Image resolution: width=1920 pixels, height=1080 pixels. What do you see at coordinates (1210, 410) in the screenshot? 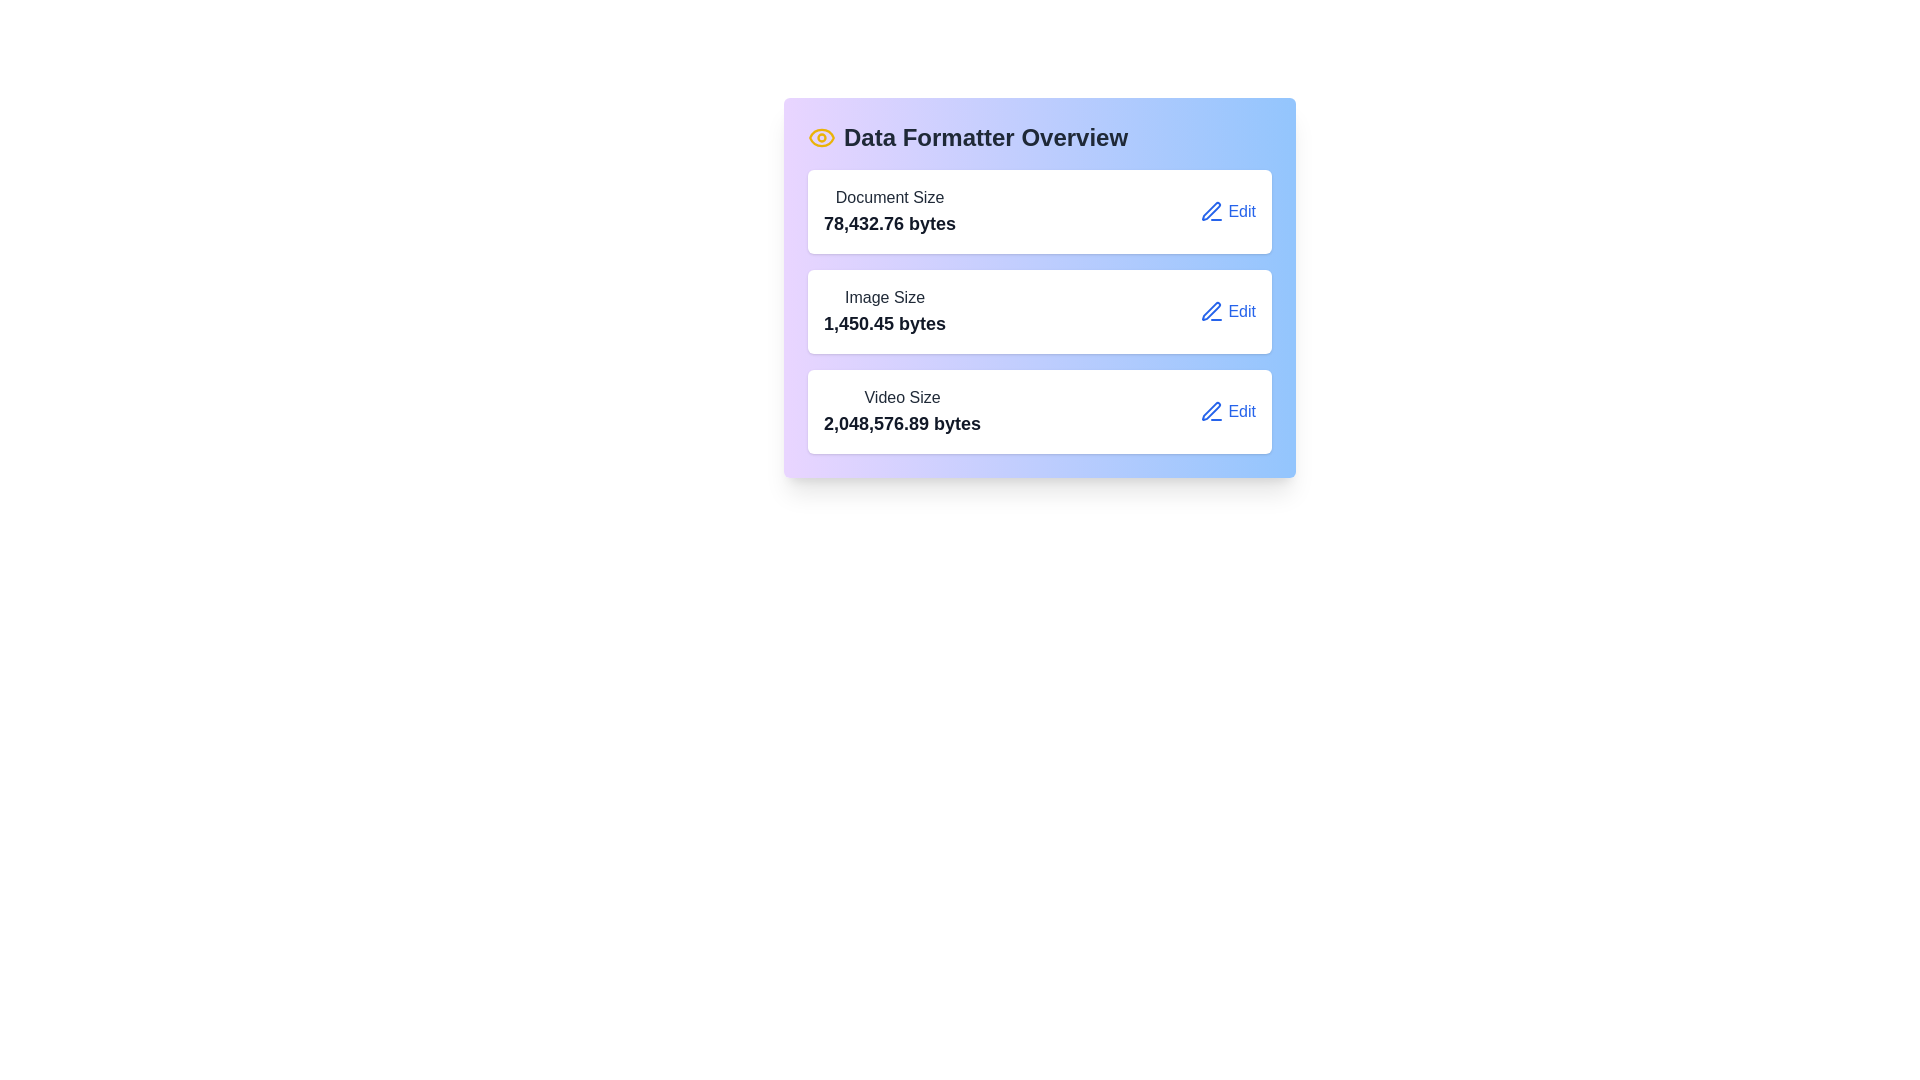
I see `the pen icon located in the top-right corner of the 'Edit' buttons to initiate an edit action` at bounding box center [1210, 410].